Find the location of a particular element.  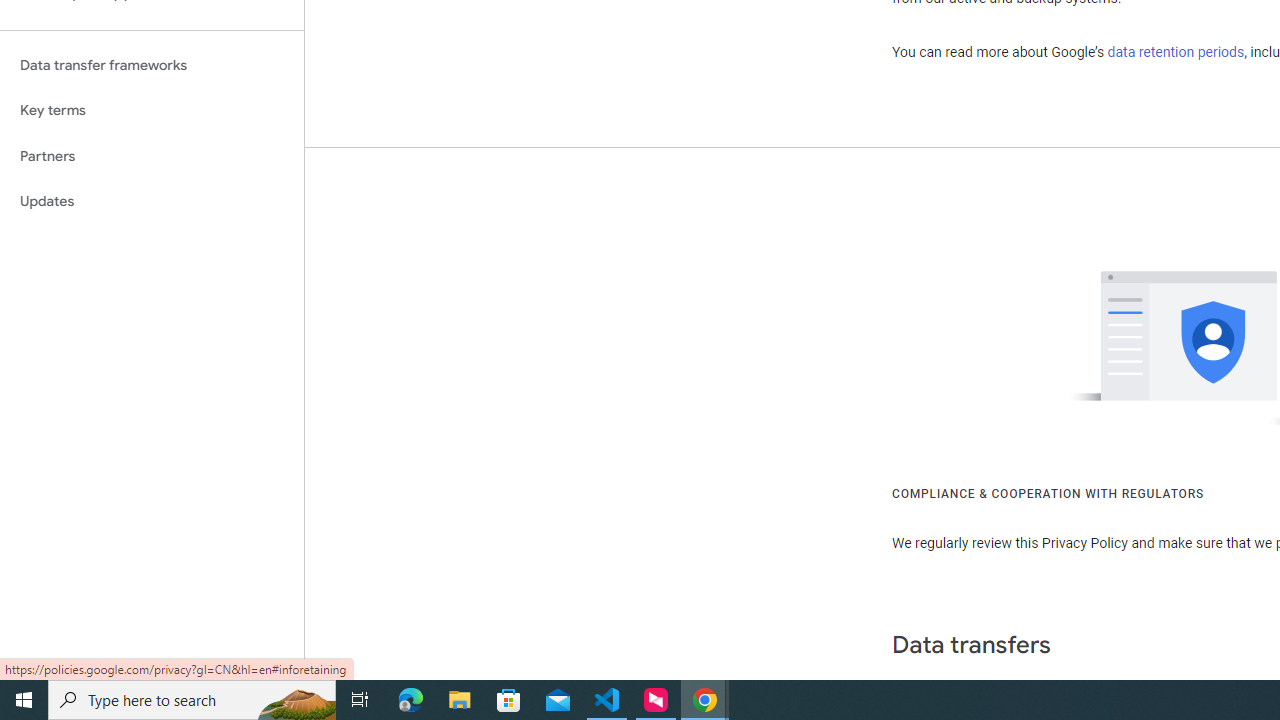

'Key terms' is located at coordinates (151, 110).